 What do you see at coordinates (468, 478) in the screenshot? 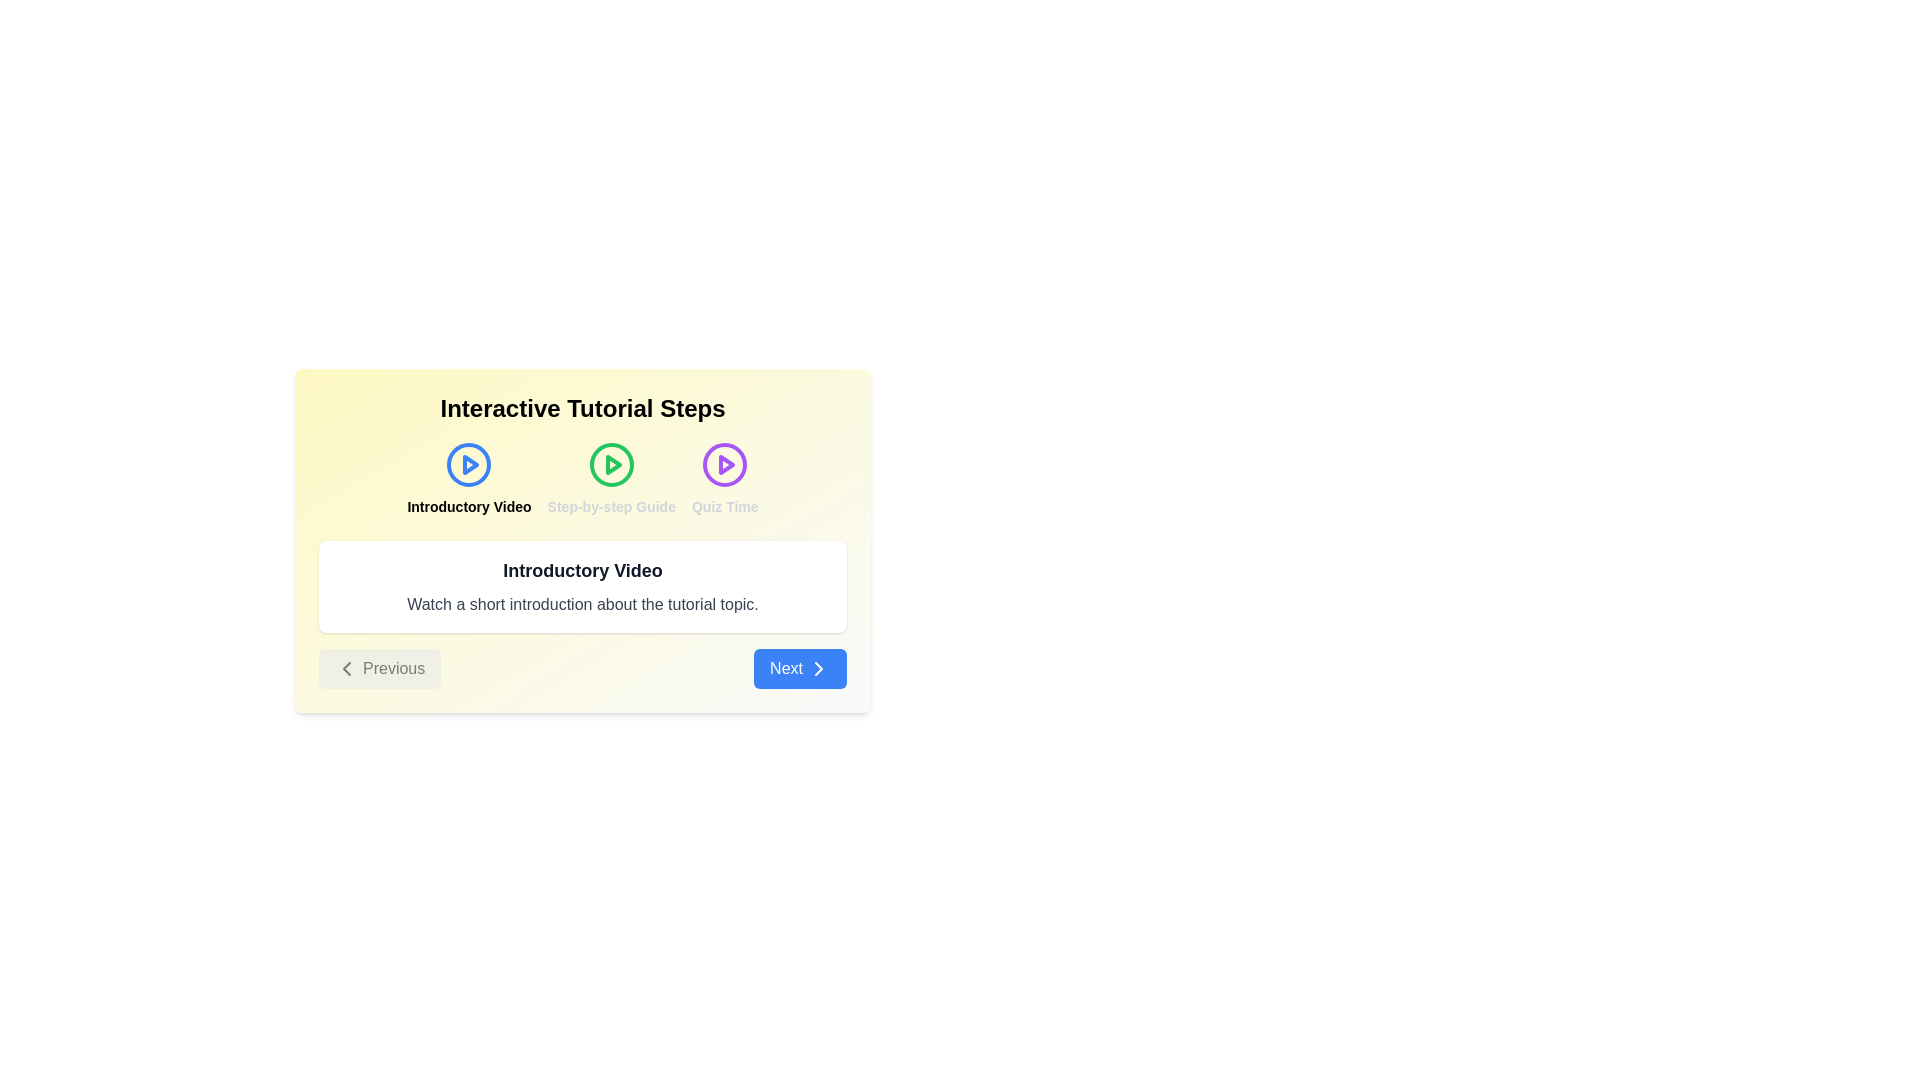
I see `the step titled Introductory Video by clicking its icon` at bounding box center [468, 478].